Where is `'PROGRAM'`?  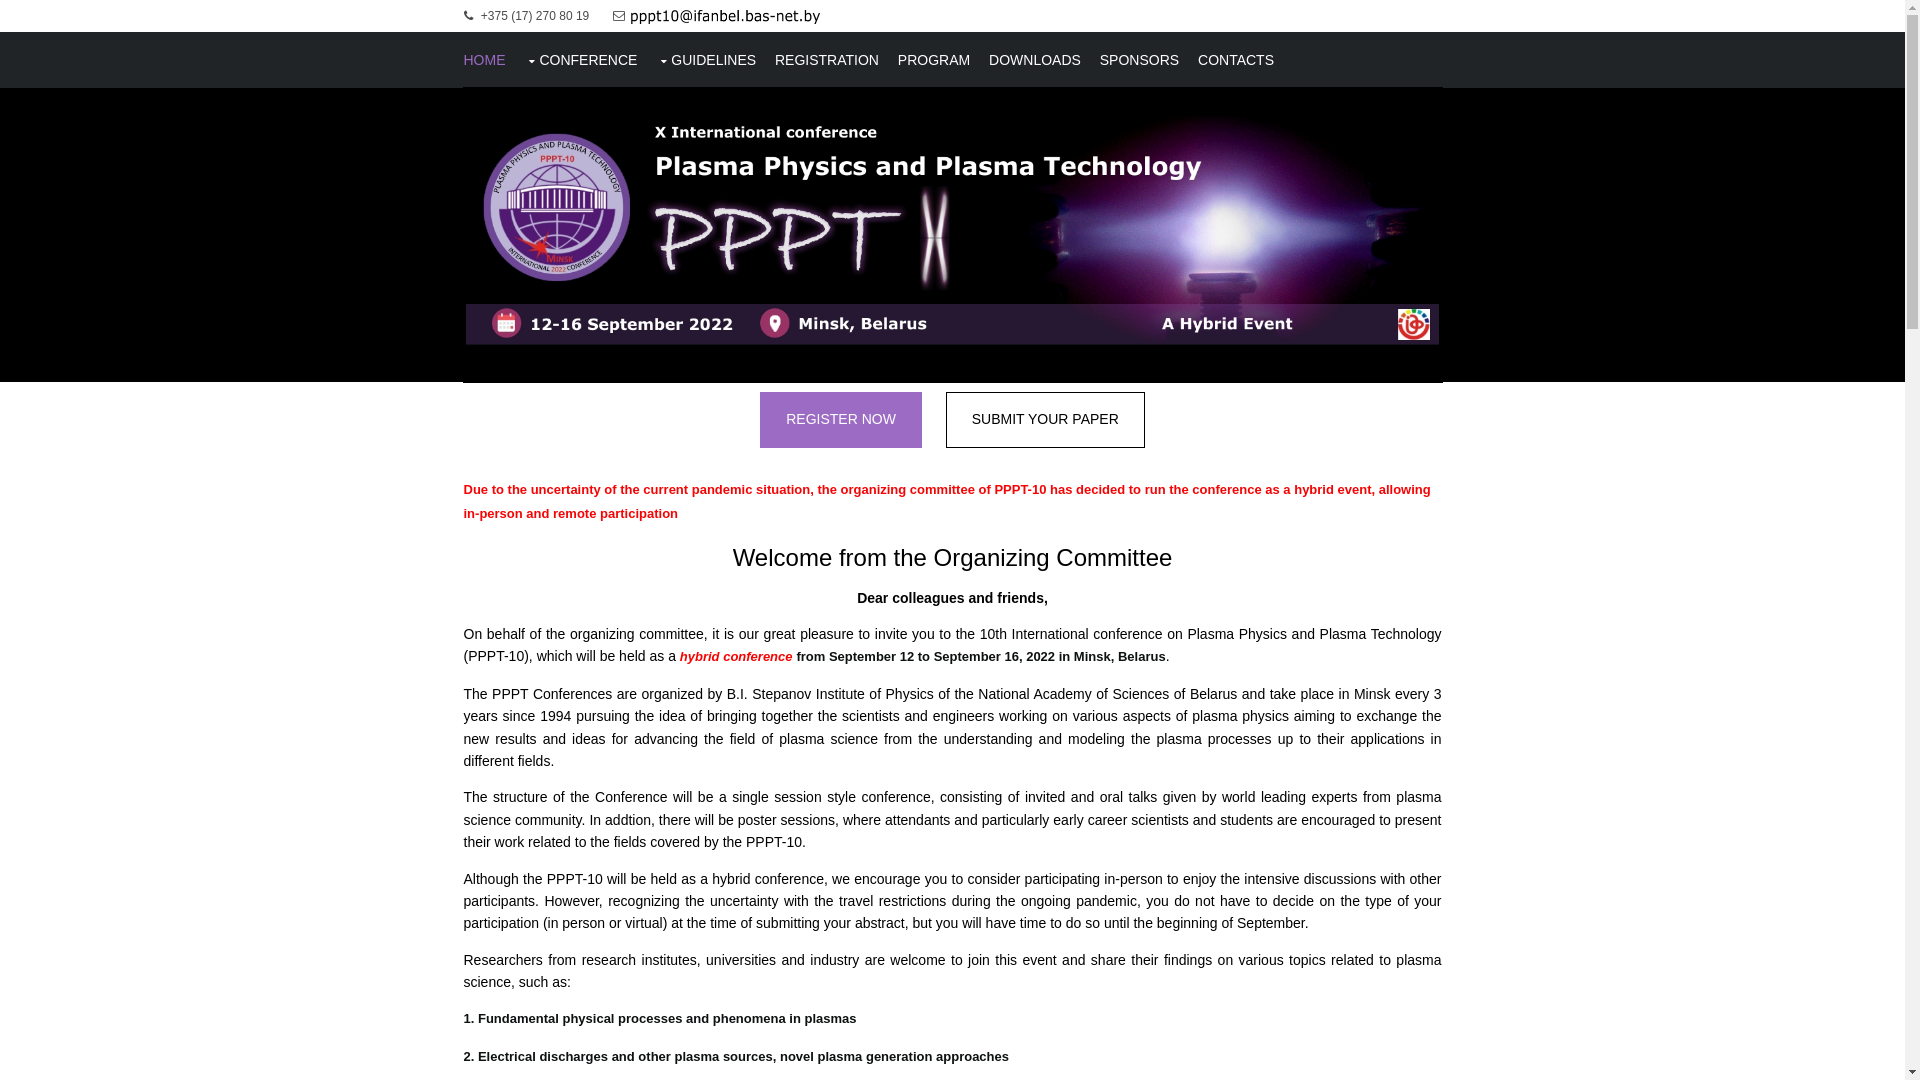 'PROGRAM' is located at coordinates (896, 59).